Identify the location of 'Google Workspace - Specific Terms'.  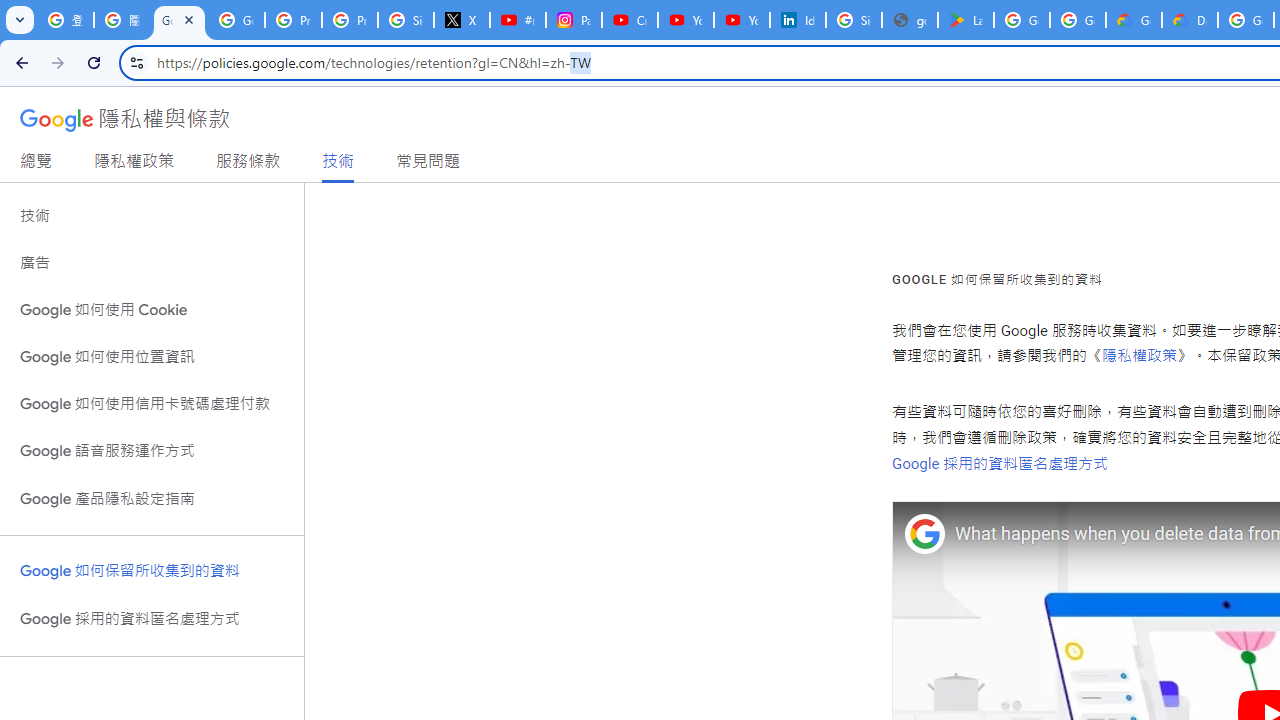
(1076, 20).